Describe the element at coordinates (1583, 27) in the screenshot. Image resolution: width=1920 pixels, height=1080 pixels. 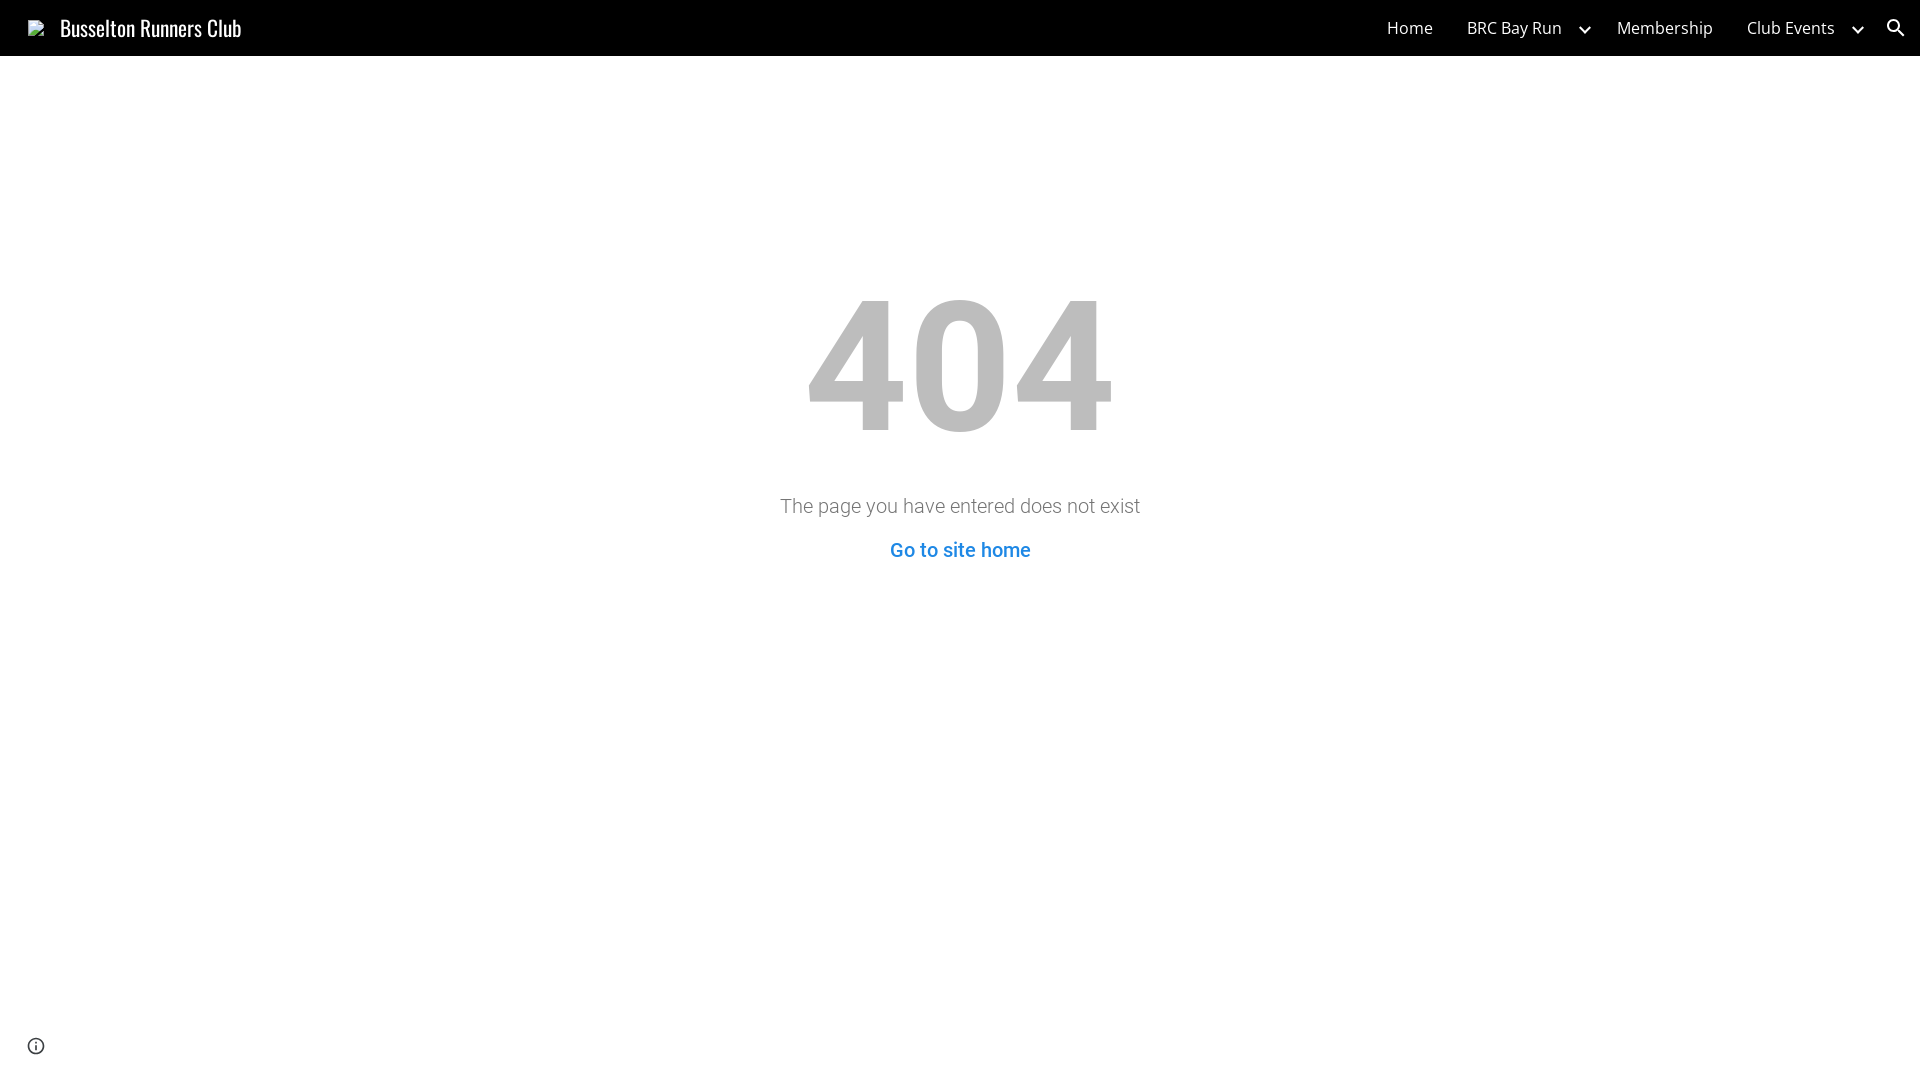
I see `'Expand/Collapse'` at that location.